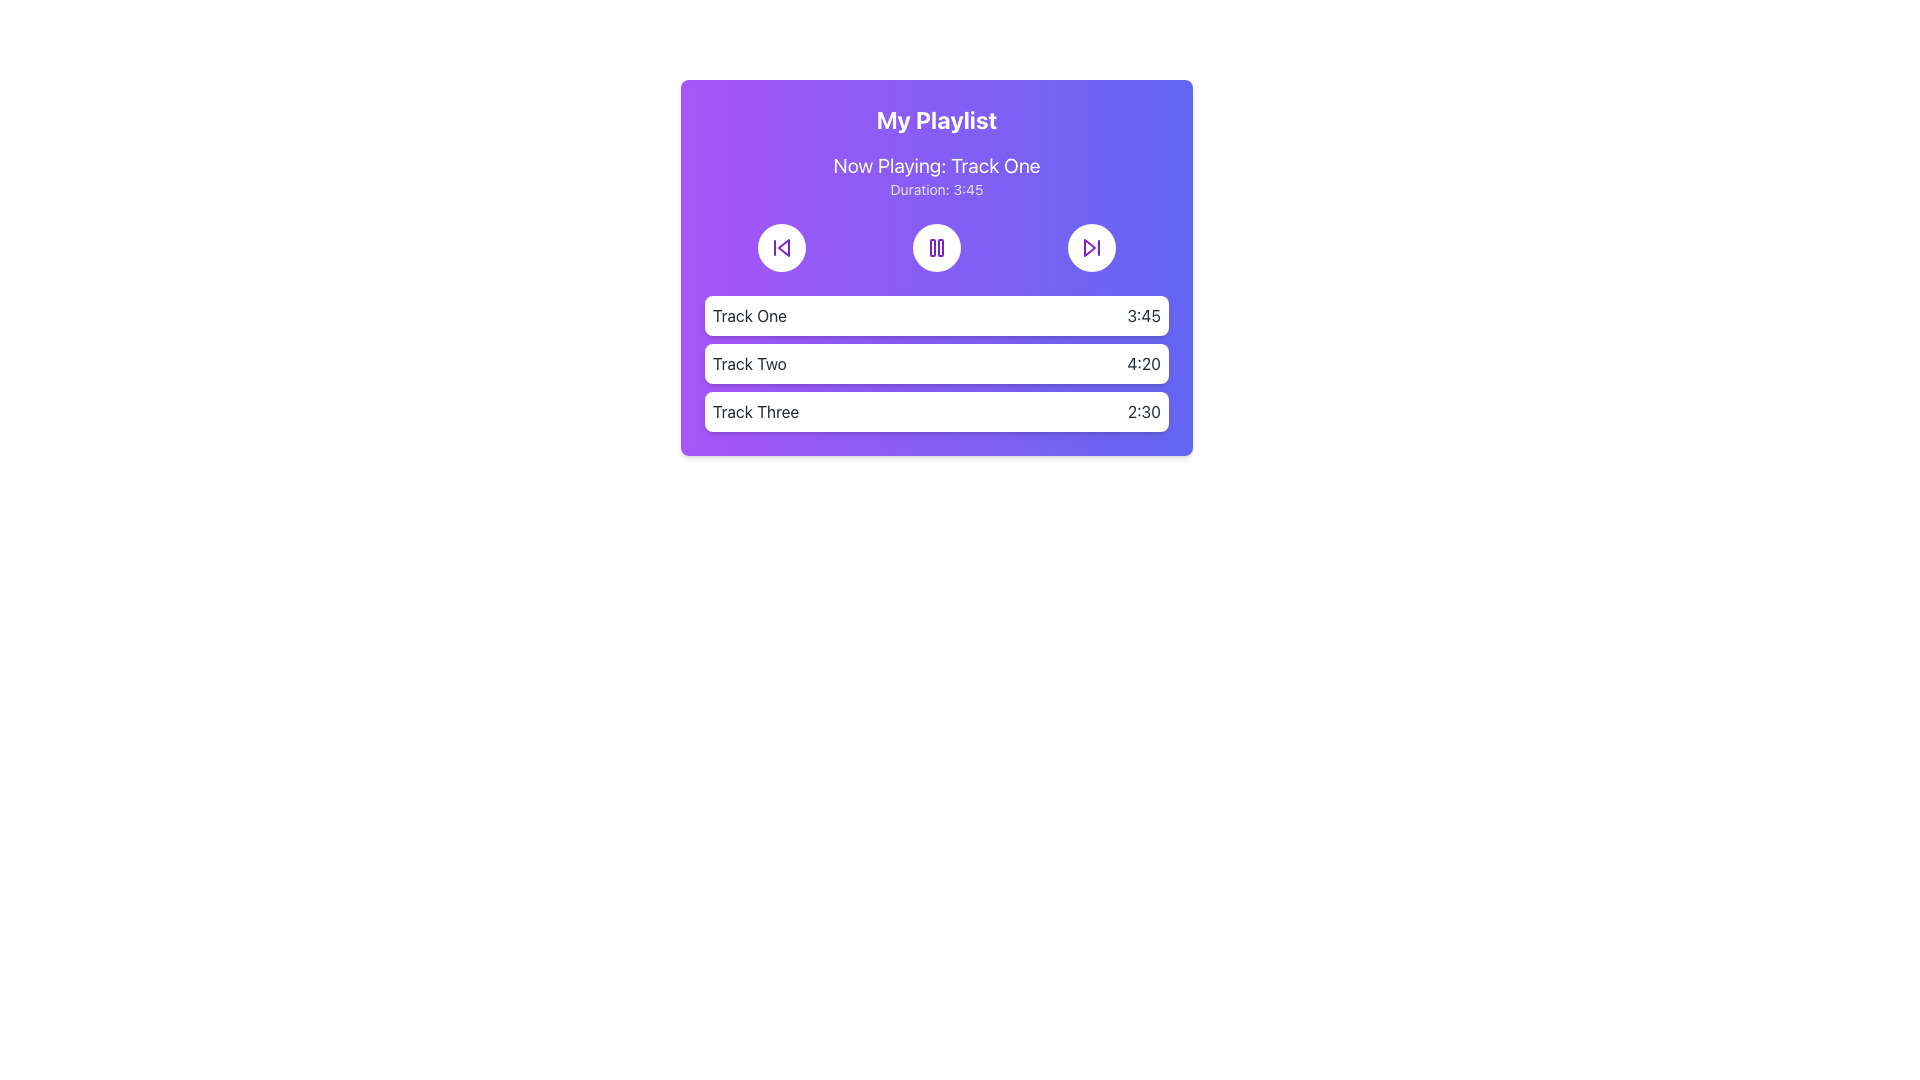  I want to click on the 'skip forward' button located in the control buttons section of the media player, so click(1090, 246).